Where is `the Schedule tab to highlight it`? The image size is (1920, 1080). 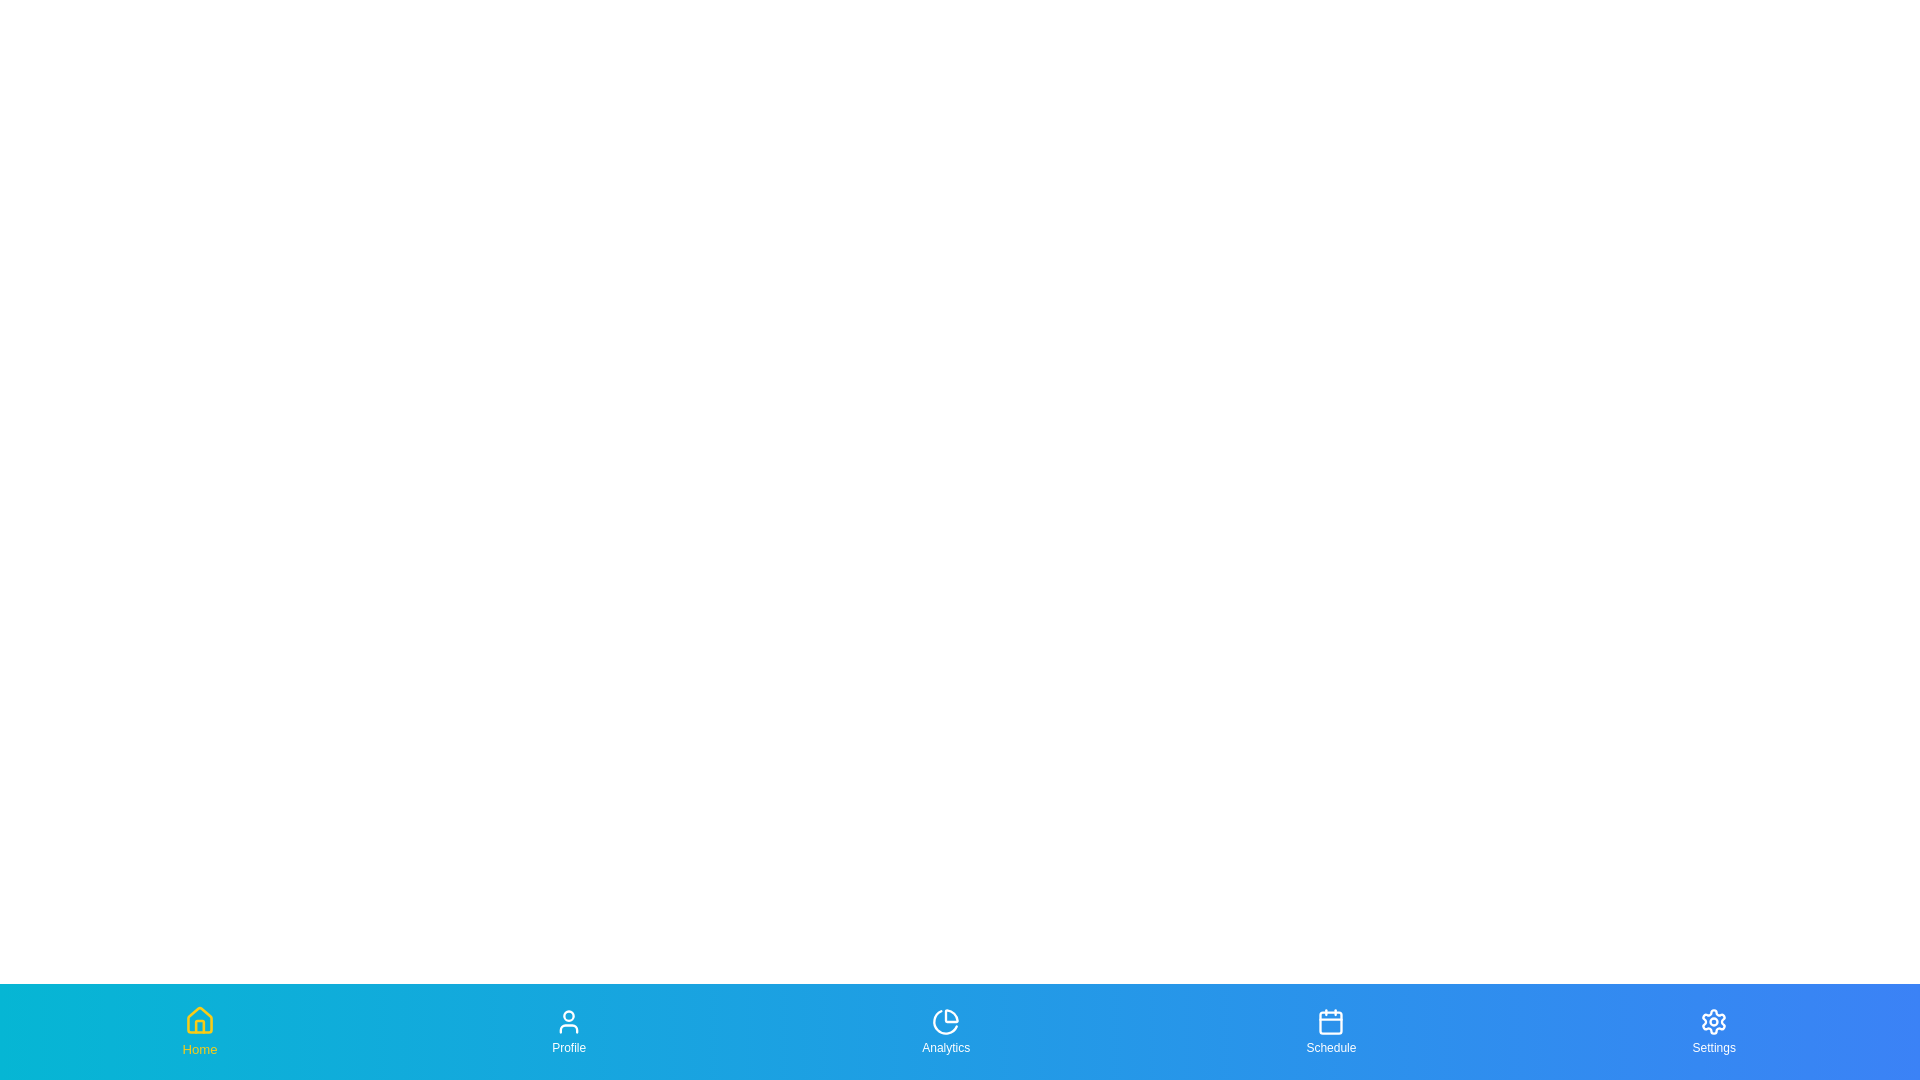 the Schedule tab to highlight it is located at coordinates (1330, 1032).